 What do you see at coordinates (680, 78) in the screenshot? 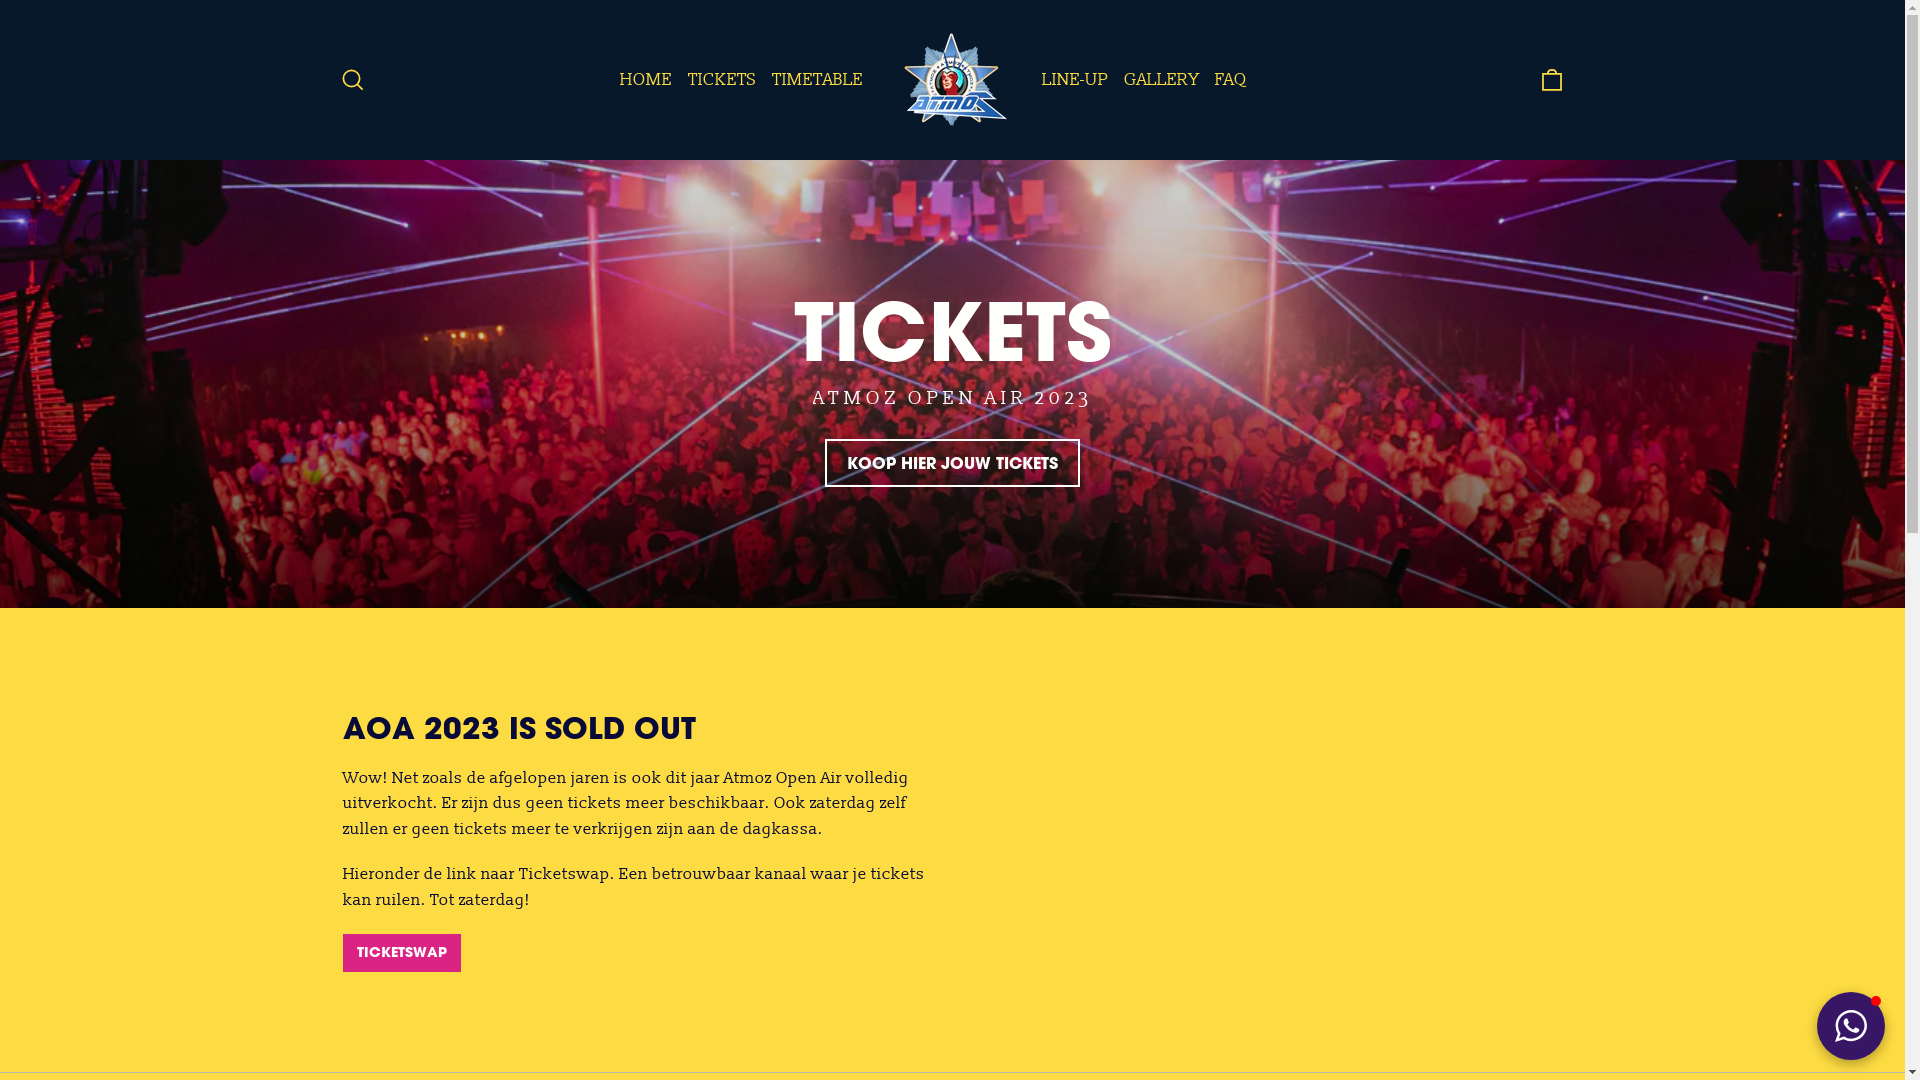
I see `'TICKETS'` at bounding box center [680, 78].